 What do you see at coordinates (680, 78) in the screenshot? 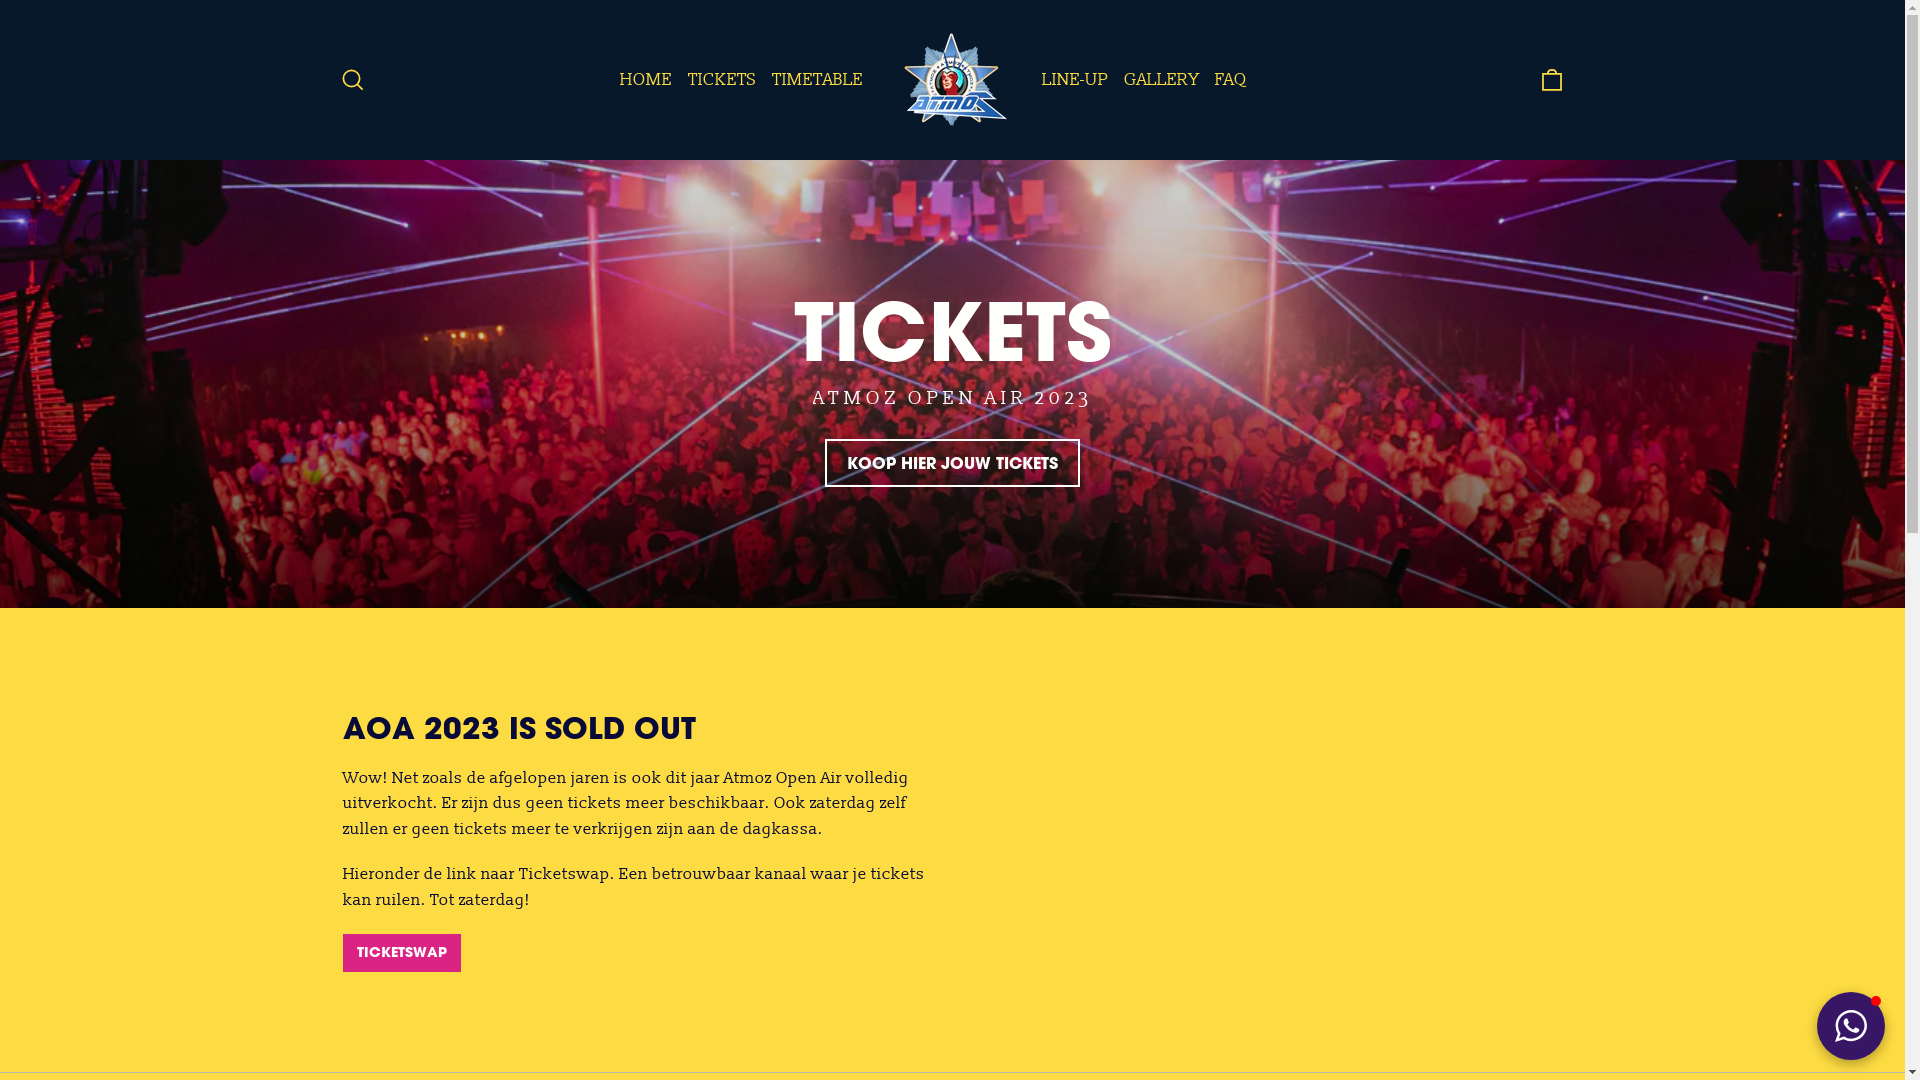
I see `'TICKETS'` at bounding box center [680, 78].